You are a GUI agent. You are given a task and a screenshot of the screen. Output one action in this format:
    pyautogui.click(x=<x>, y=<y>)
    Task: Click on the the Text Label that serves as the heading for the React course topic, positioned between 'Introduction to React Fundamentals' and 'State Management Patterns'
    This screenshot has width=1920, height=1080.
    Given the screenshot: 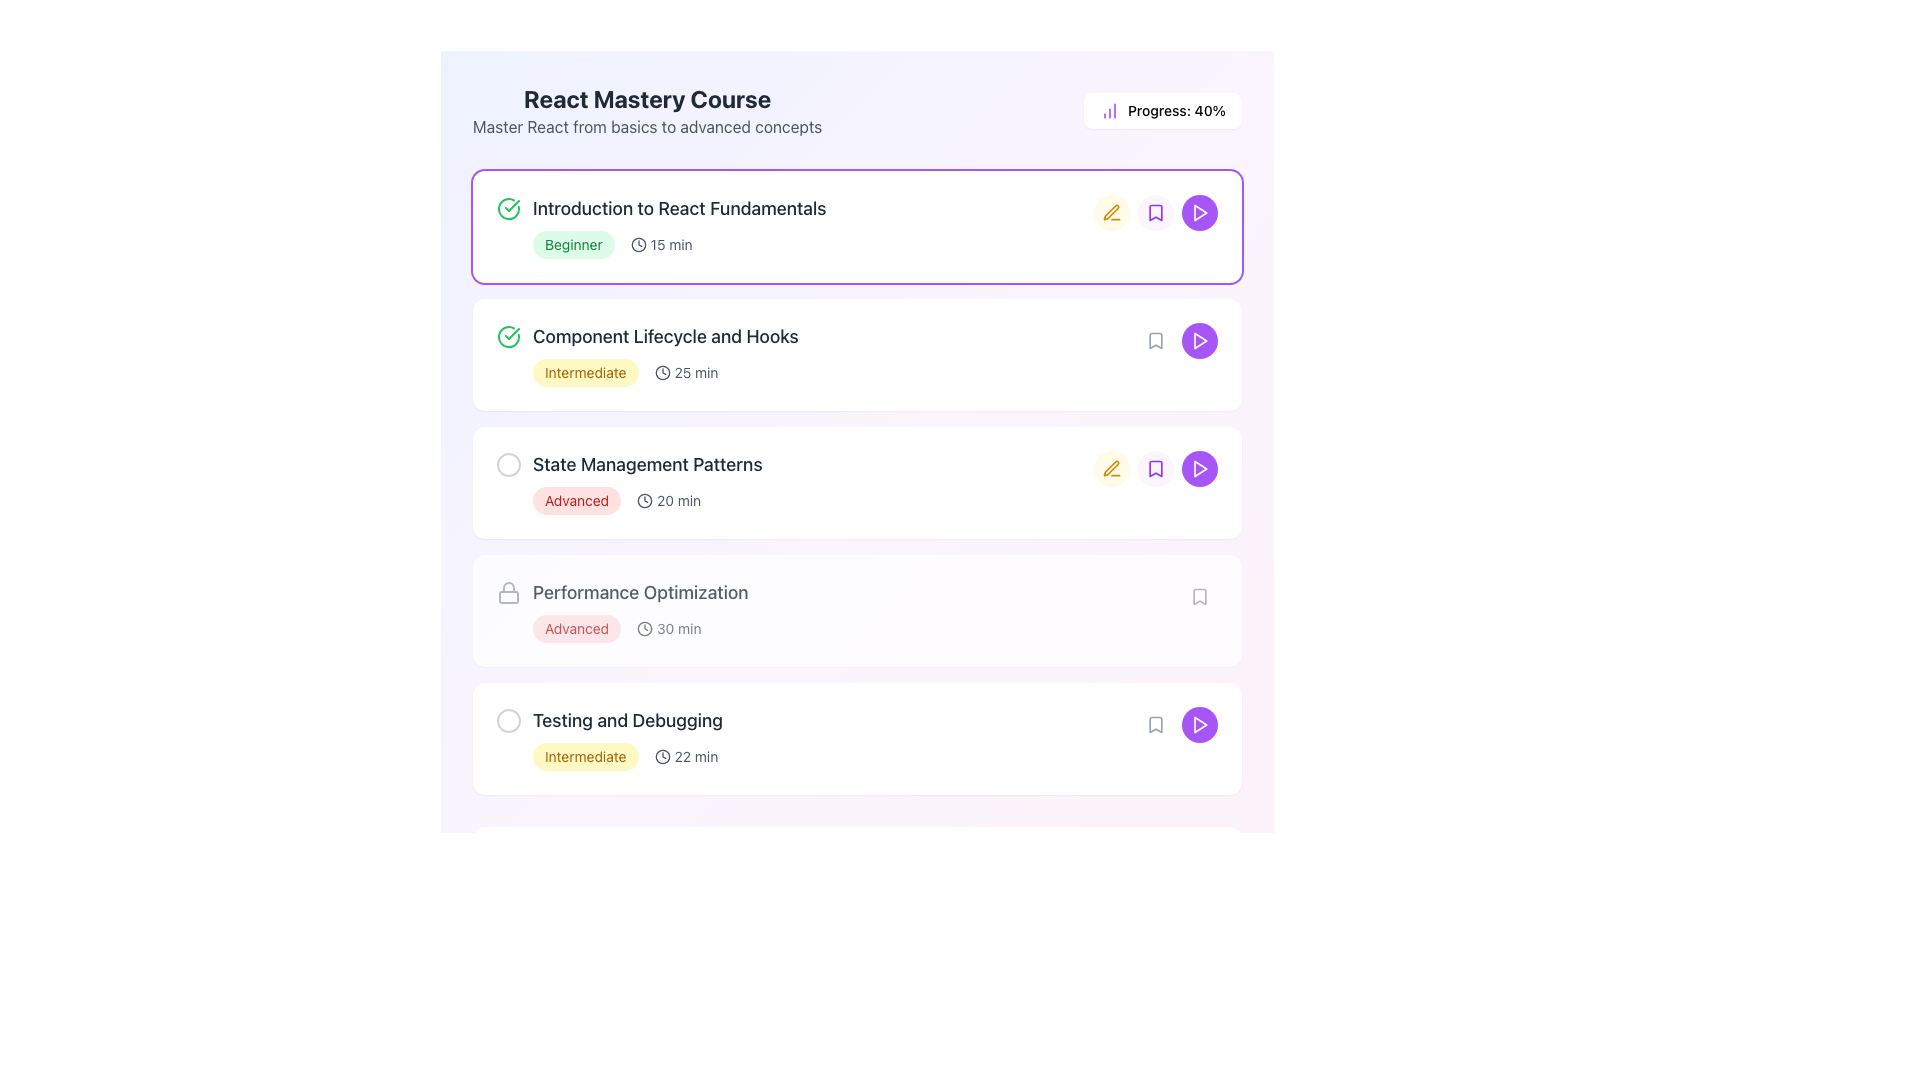 What is the action you would take?
    pyautogui.click(x=665, y=335)
    